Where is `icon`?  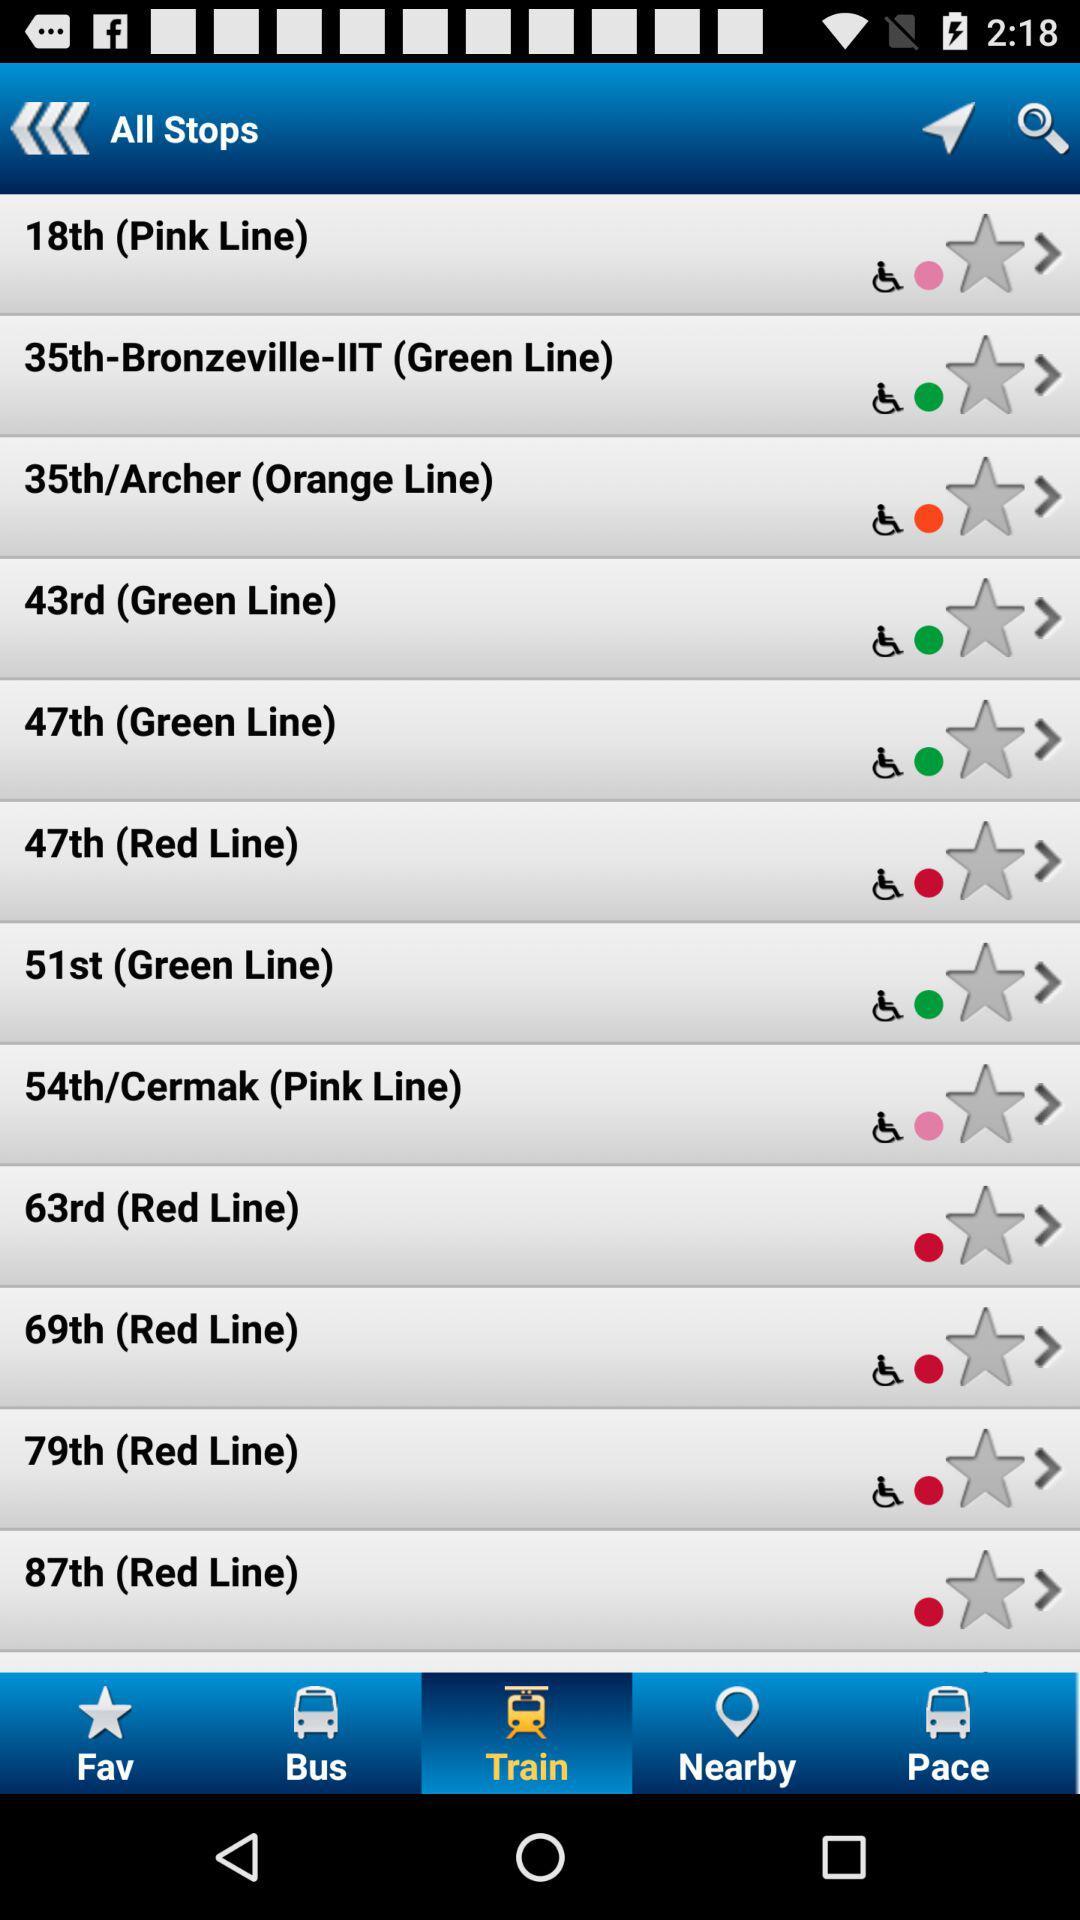 icon is located at coordinates (984, 1588).